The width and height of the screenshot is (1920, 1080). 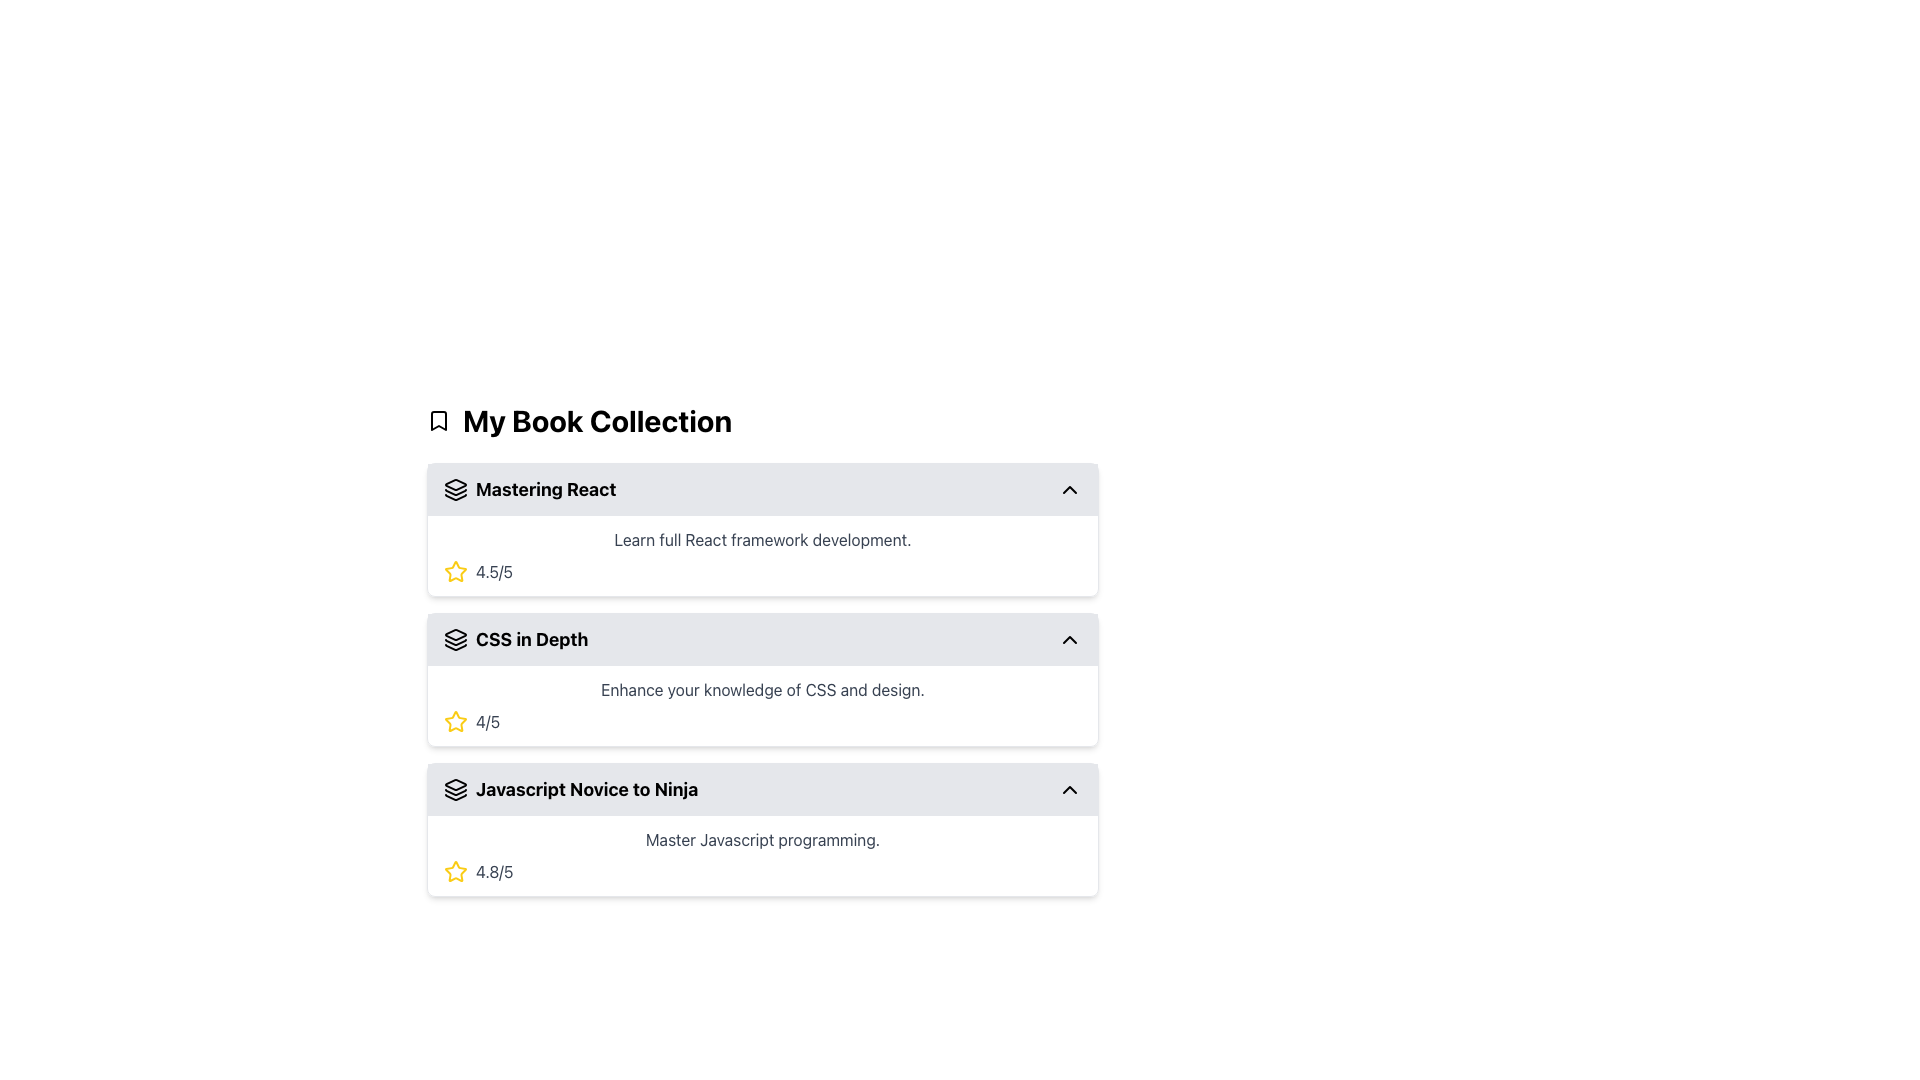 I want to click on the text element that reads 'Learn full React framework development,' which is styled in dark gray and positioned beneath the title 'Mastering React' in the 'My Book Collection' section, so click(x=762, y=540).